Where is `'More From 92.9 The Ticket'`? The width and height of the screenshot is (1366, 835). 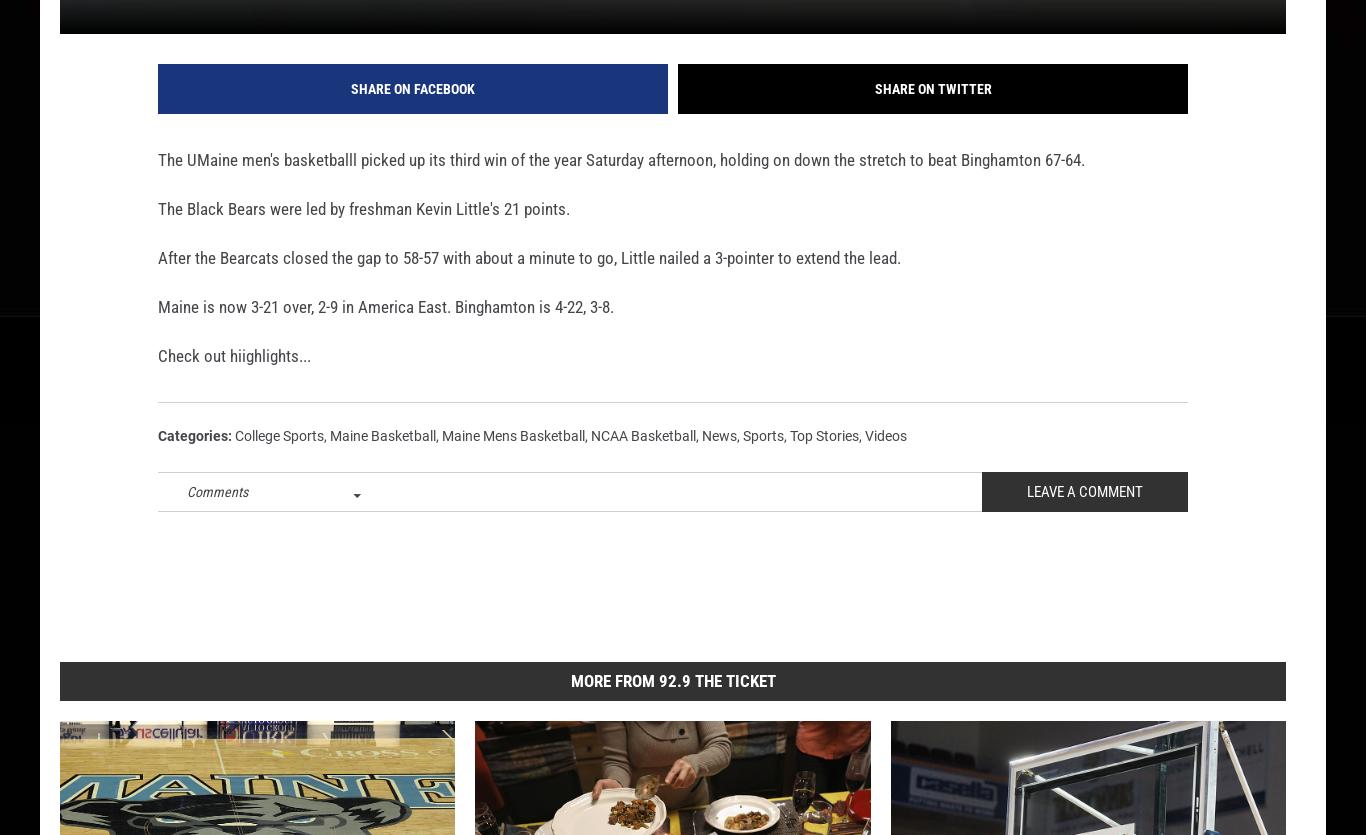 'More From 92.9 The Ticket' is located at coordinates (671, 713).